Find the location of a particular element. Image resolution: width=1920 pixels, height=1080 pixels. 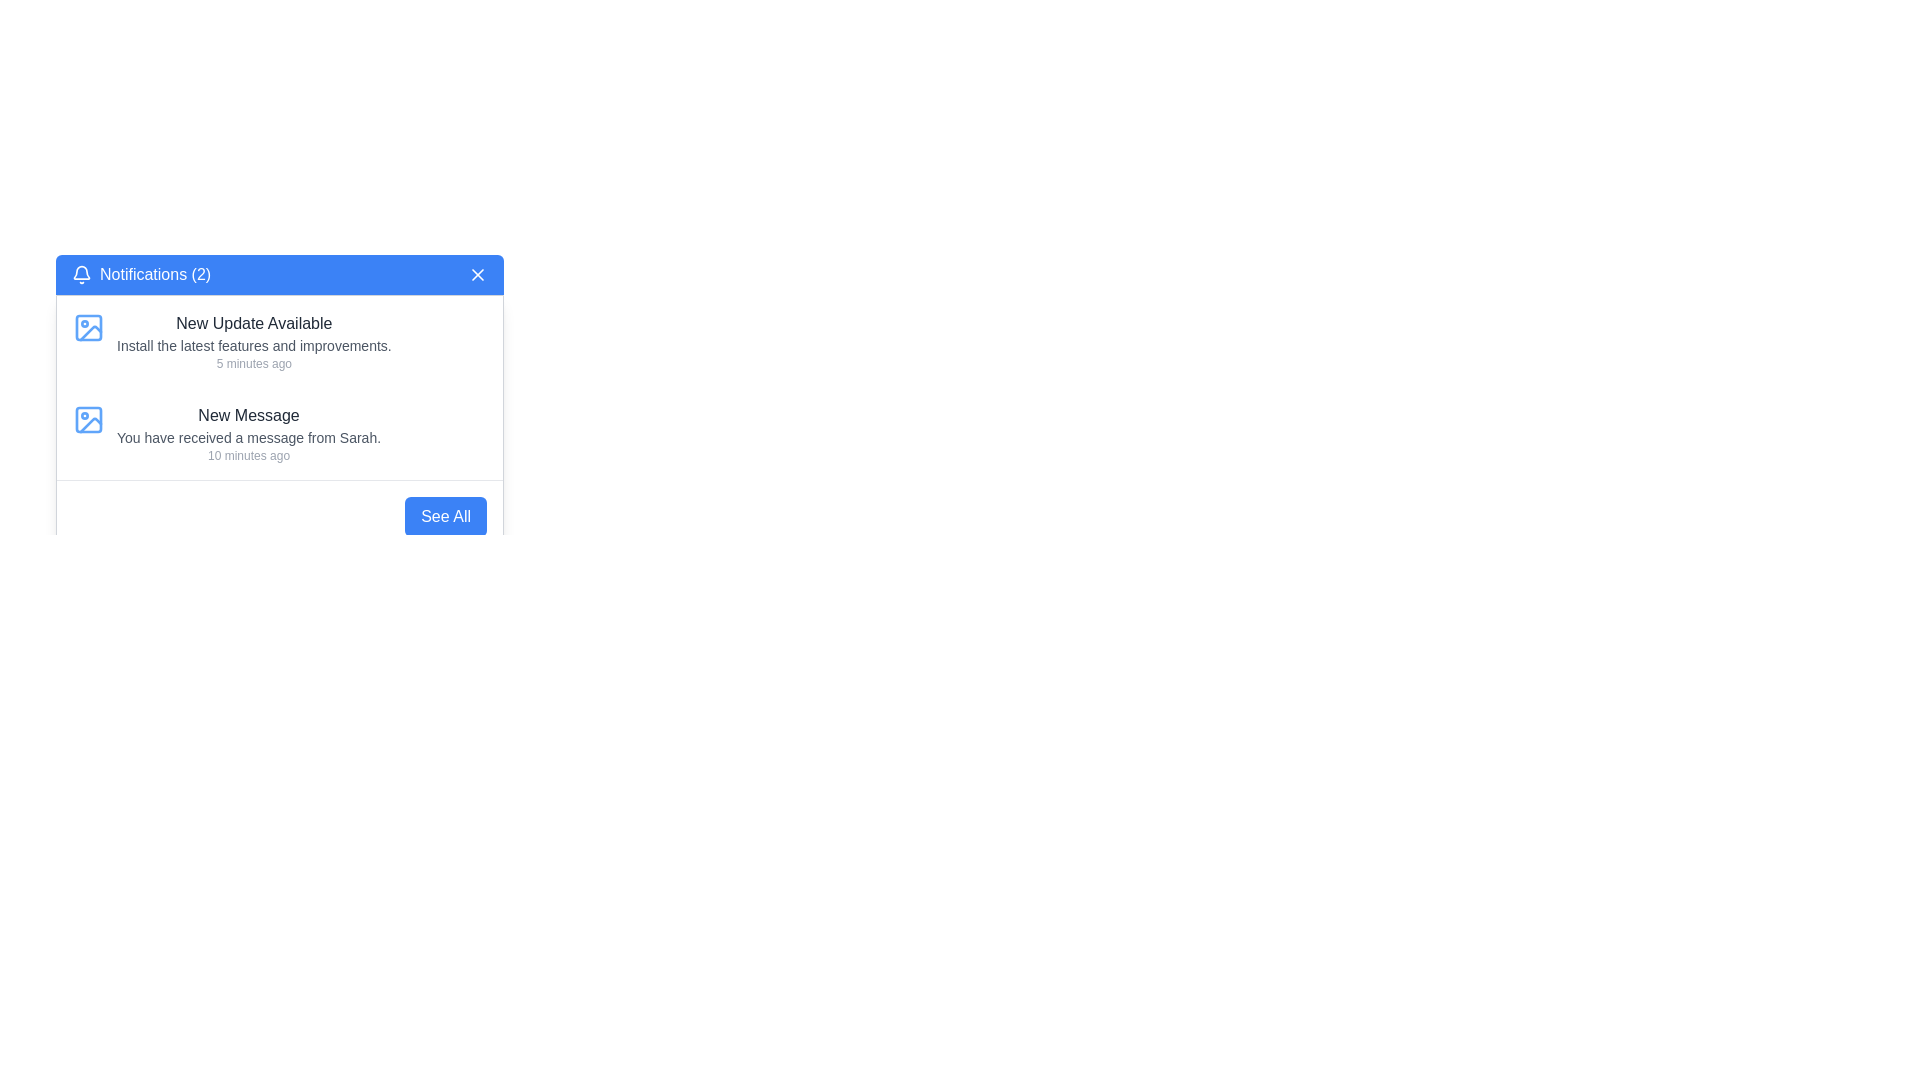

message displayed in the notification panel that says 'You have received a message from Sarah.' is located at coordinates (248, 437).